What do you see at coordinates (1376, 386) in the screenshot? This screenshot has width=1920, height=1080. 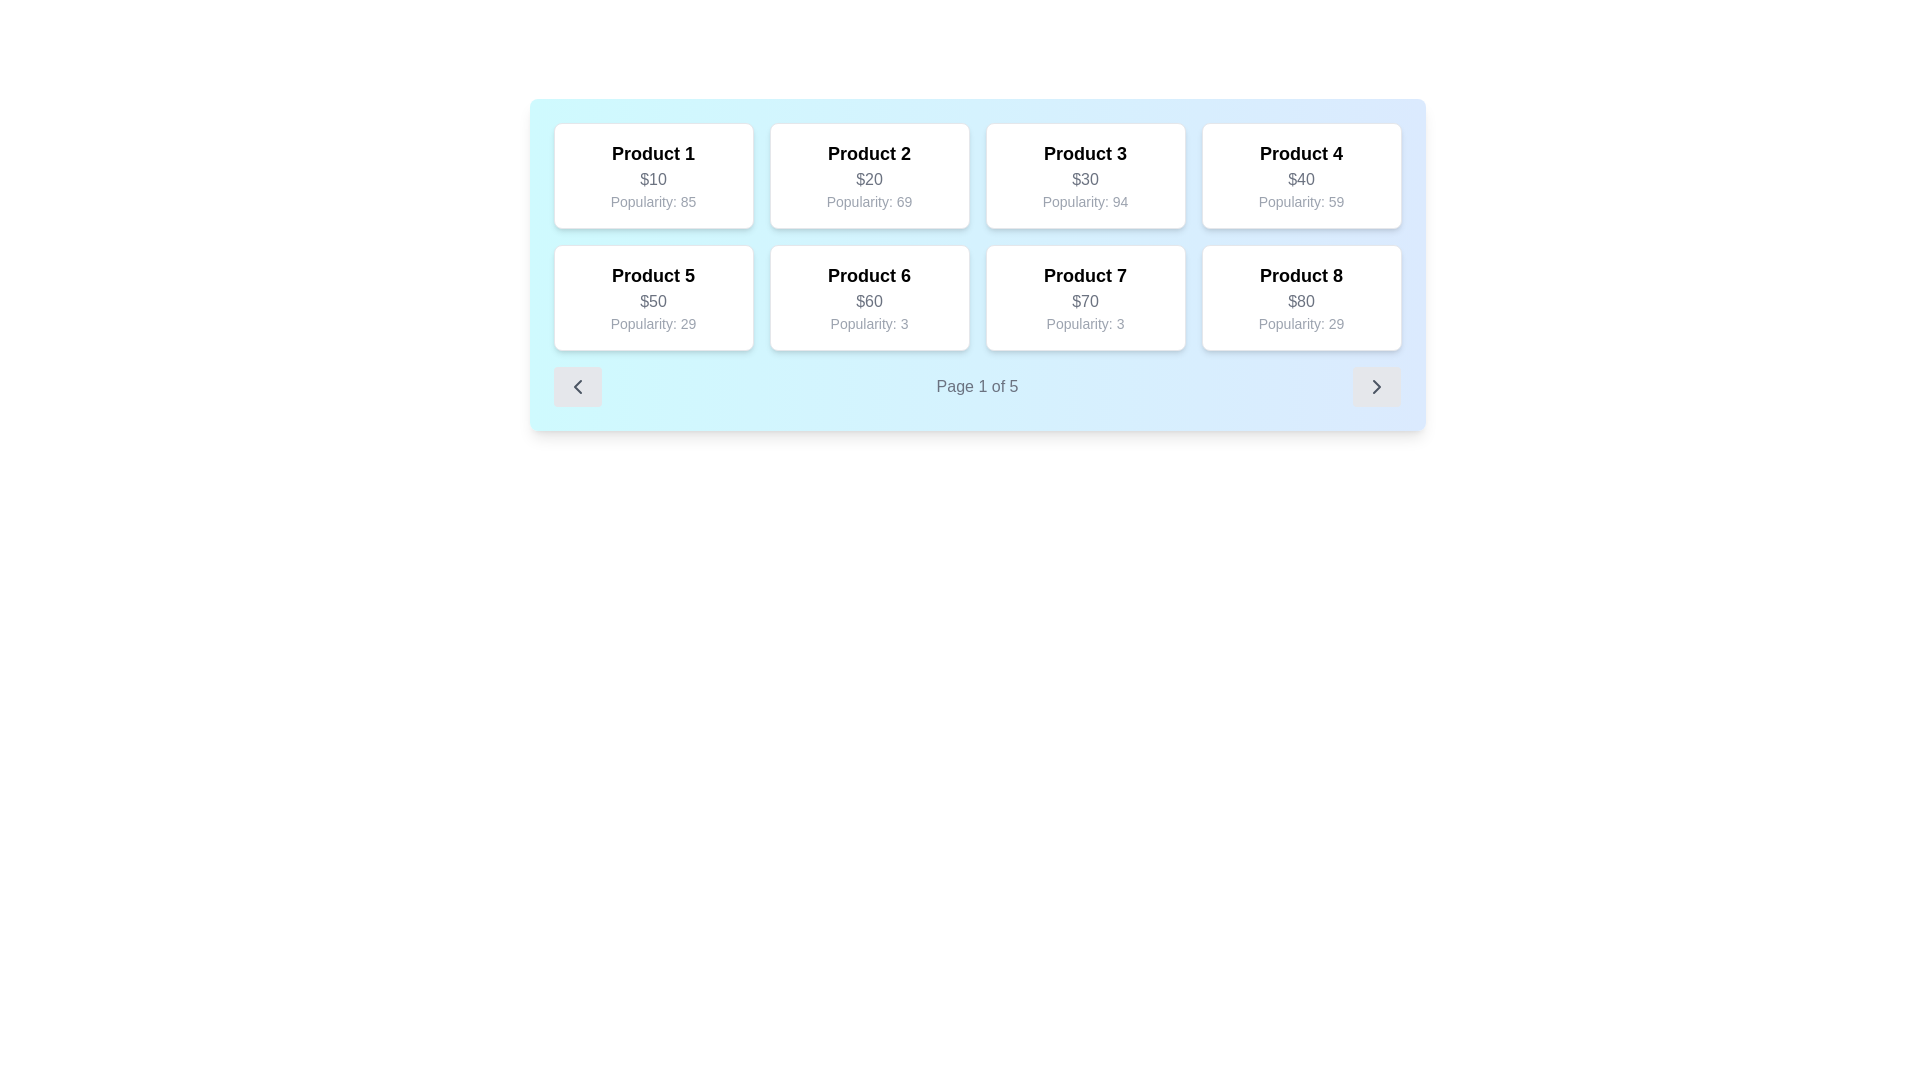 I see `the rounded rectangular button with a gray background and chevron-right arrow icon located on the right side of the pagination interface` at bounding box center [1376, 386].